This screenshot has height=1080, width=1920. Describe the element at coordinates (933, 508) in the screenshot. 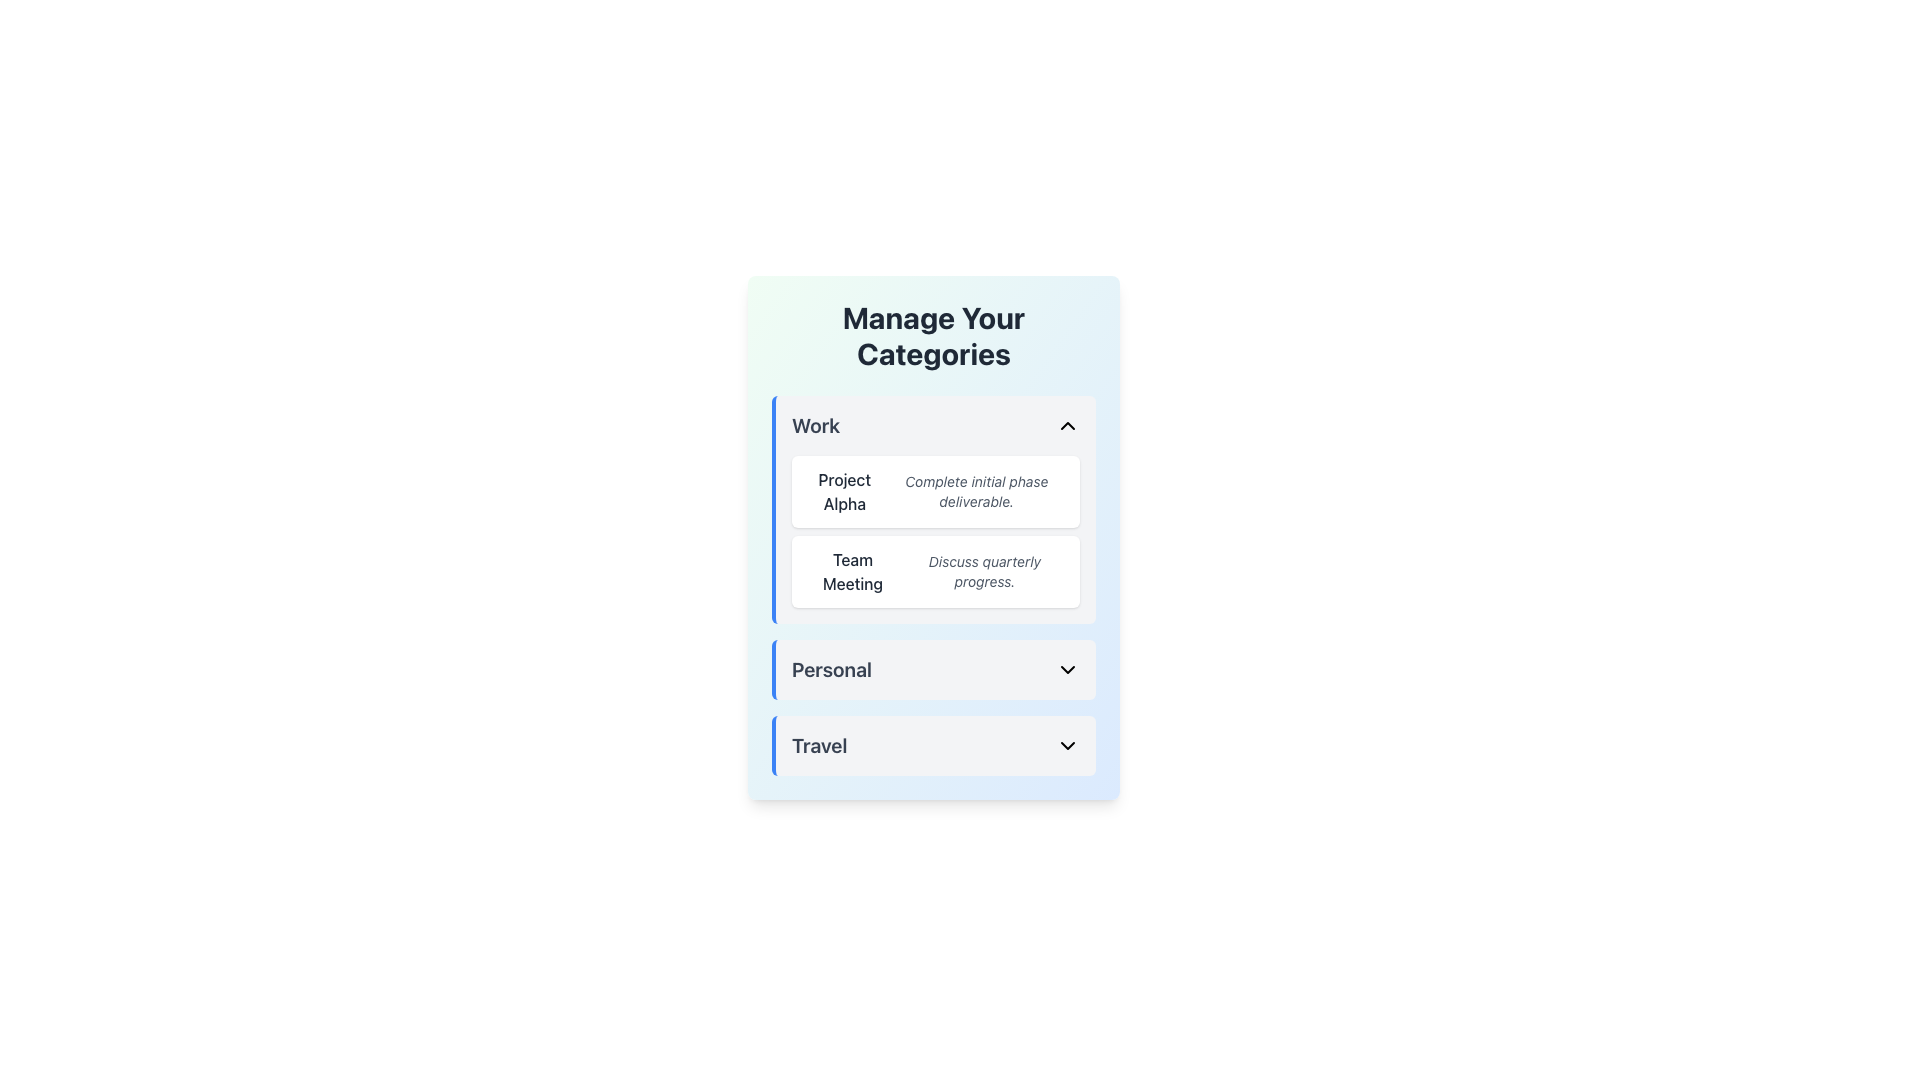

I see `the first list item under the 'Work' category in the 'Manage Your Categories' panel, which contains 'Project Alpha' and 'Complete initial phase deliverable'` at that location.